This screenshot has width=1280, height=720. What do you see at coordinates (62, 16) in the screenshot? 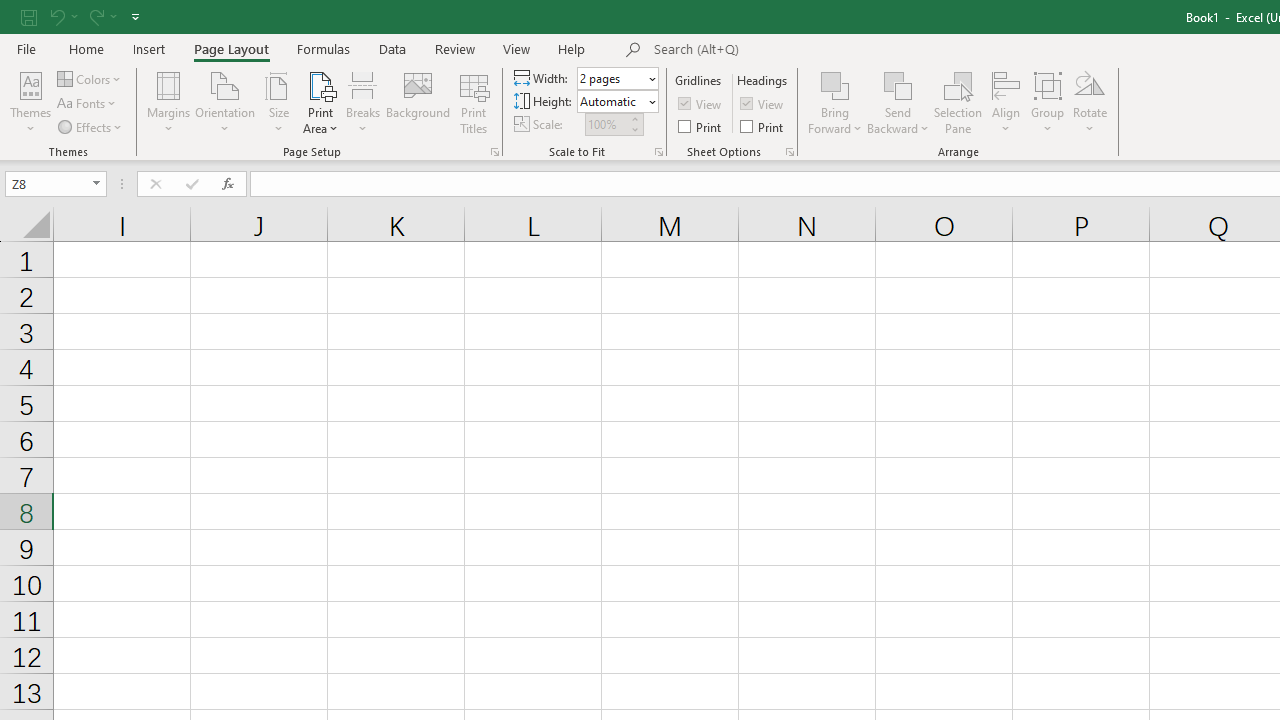
I see `'Undo'` at bounding box center [62, 16].